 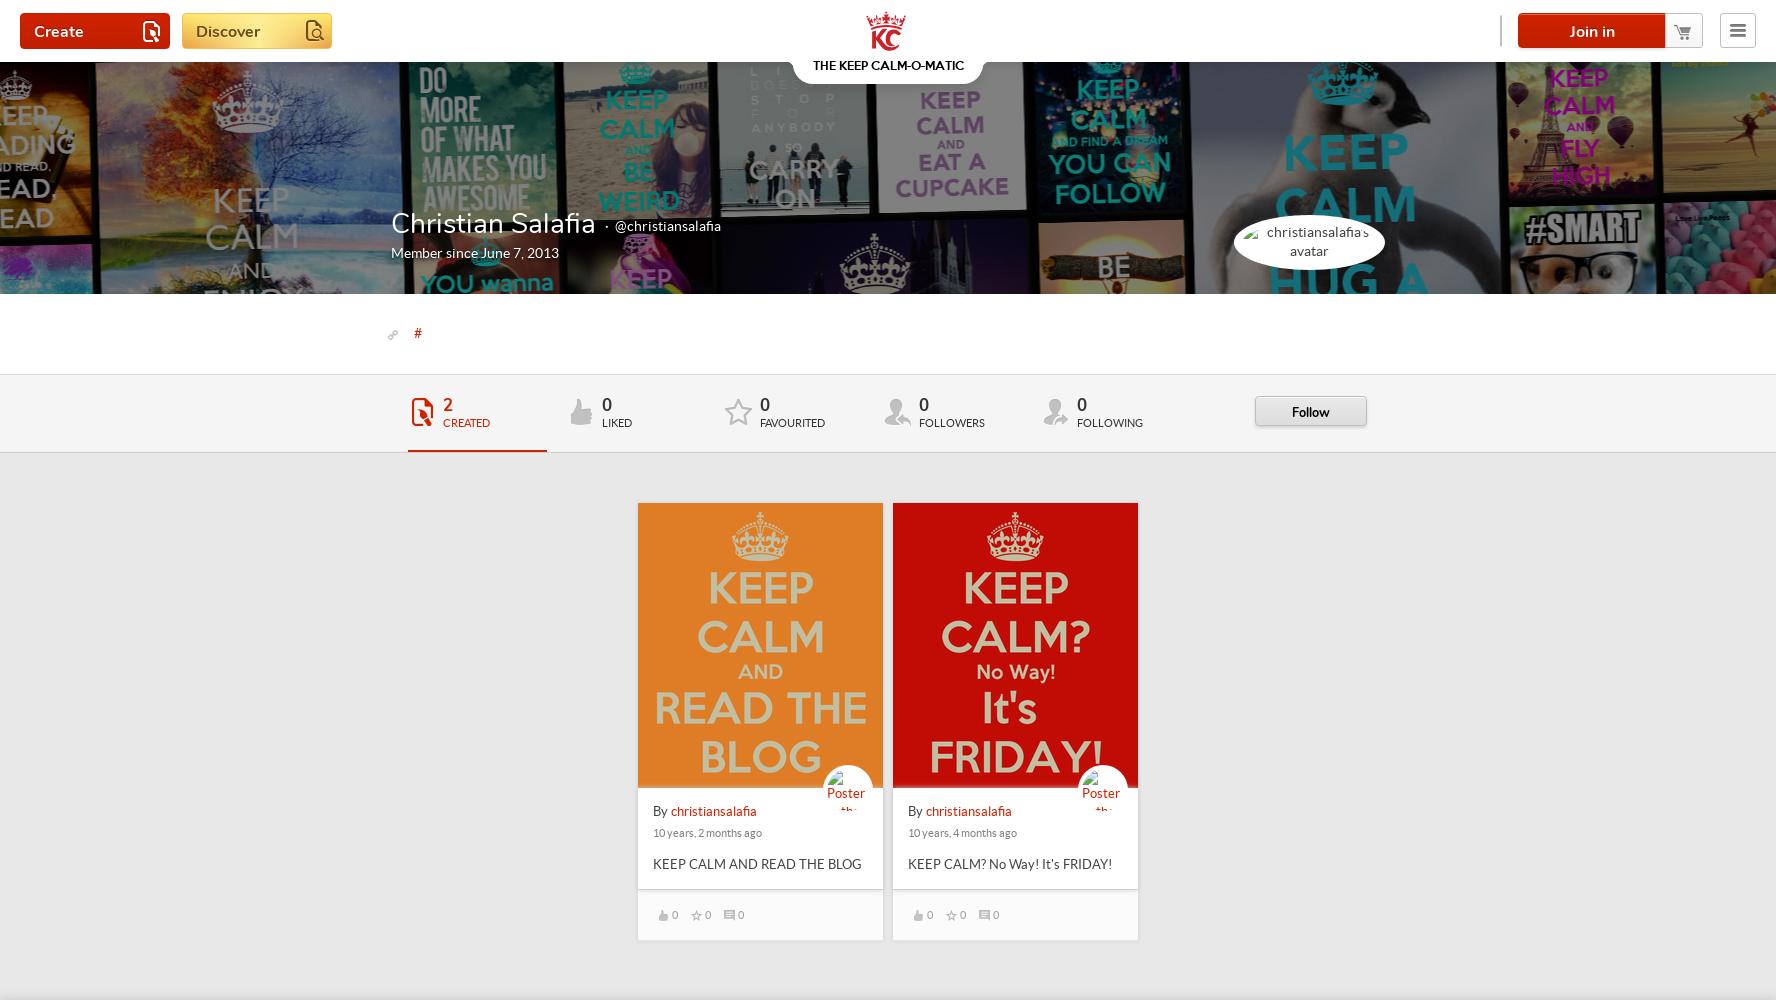 What do you see at coordinates (492, 223) in the screenshot?
I see `'Christian Salafia'` at bounding box center [492, 223].